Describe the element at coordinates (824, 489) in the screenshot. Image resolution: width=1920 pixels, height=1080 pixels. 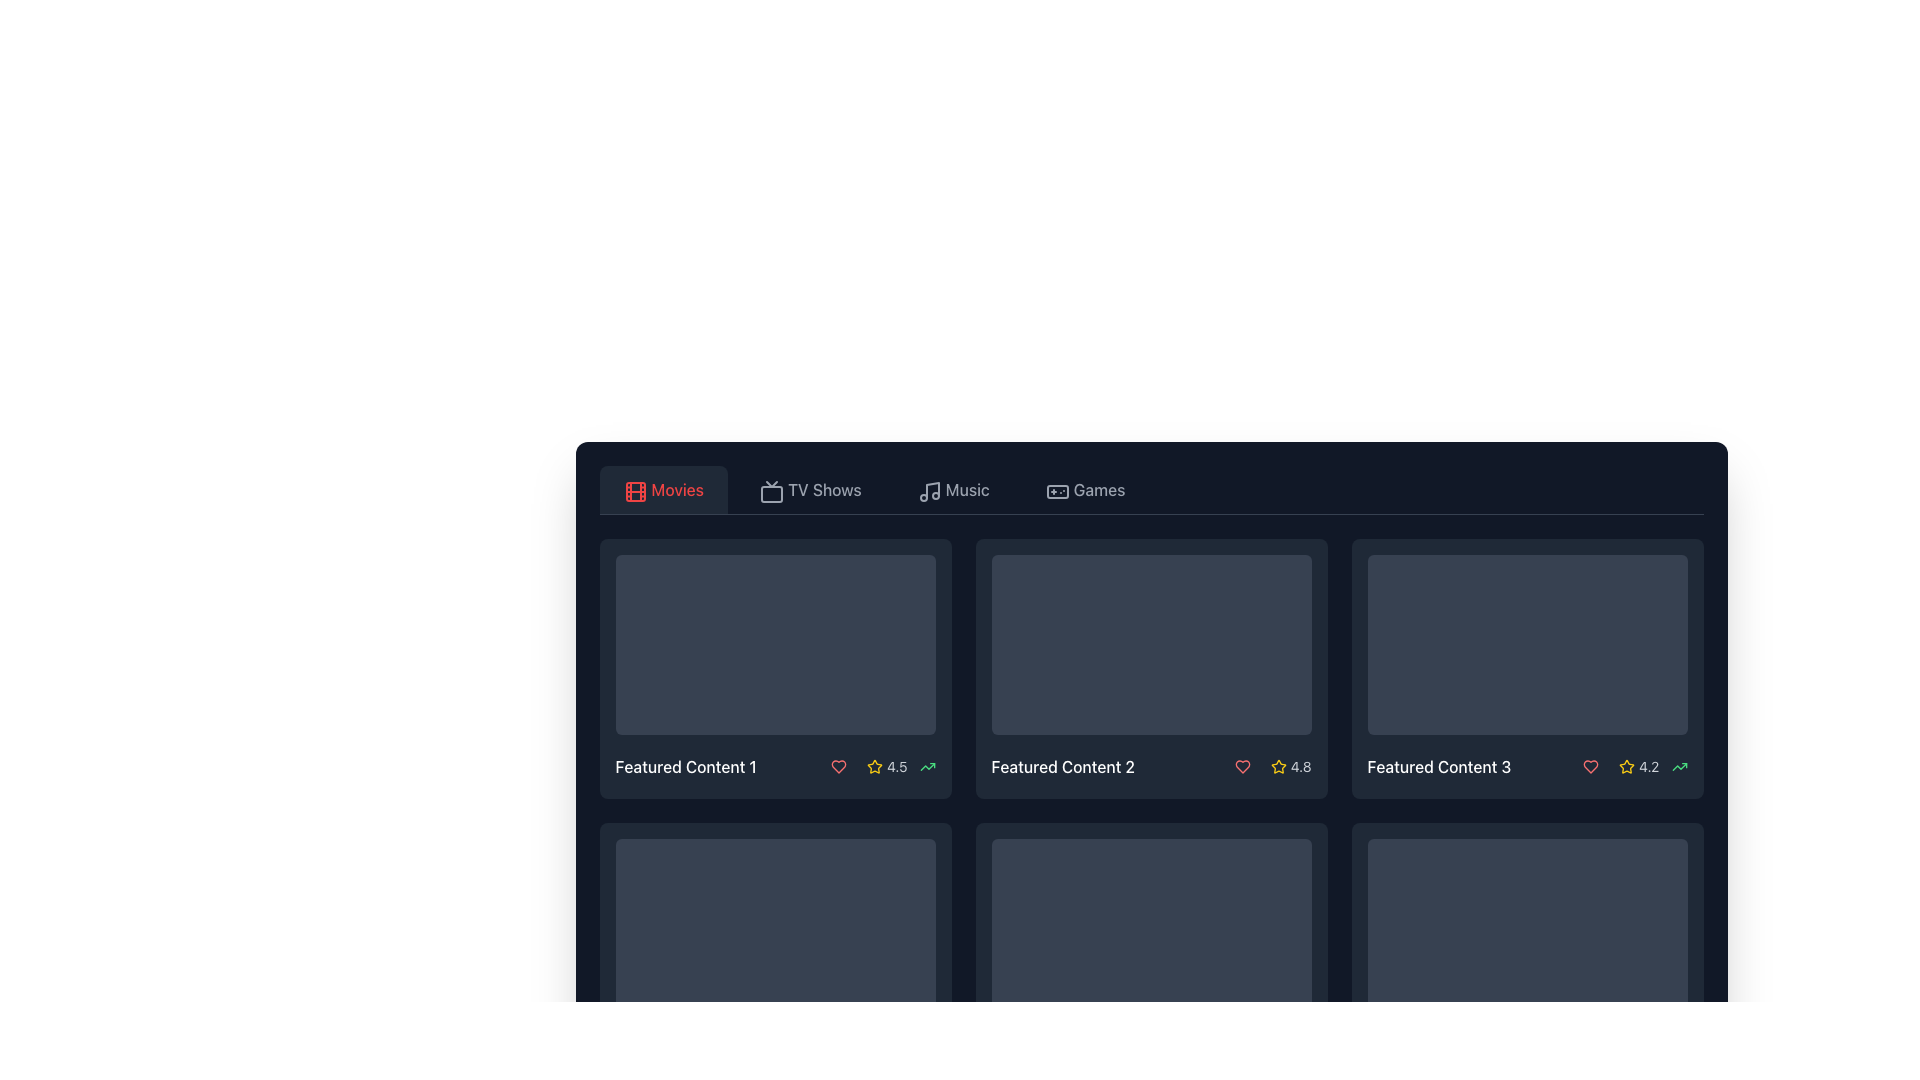
I see `the 'TV Shows' navigation tab to filter and display content related to TV shows` at that location.